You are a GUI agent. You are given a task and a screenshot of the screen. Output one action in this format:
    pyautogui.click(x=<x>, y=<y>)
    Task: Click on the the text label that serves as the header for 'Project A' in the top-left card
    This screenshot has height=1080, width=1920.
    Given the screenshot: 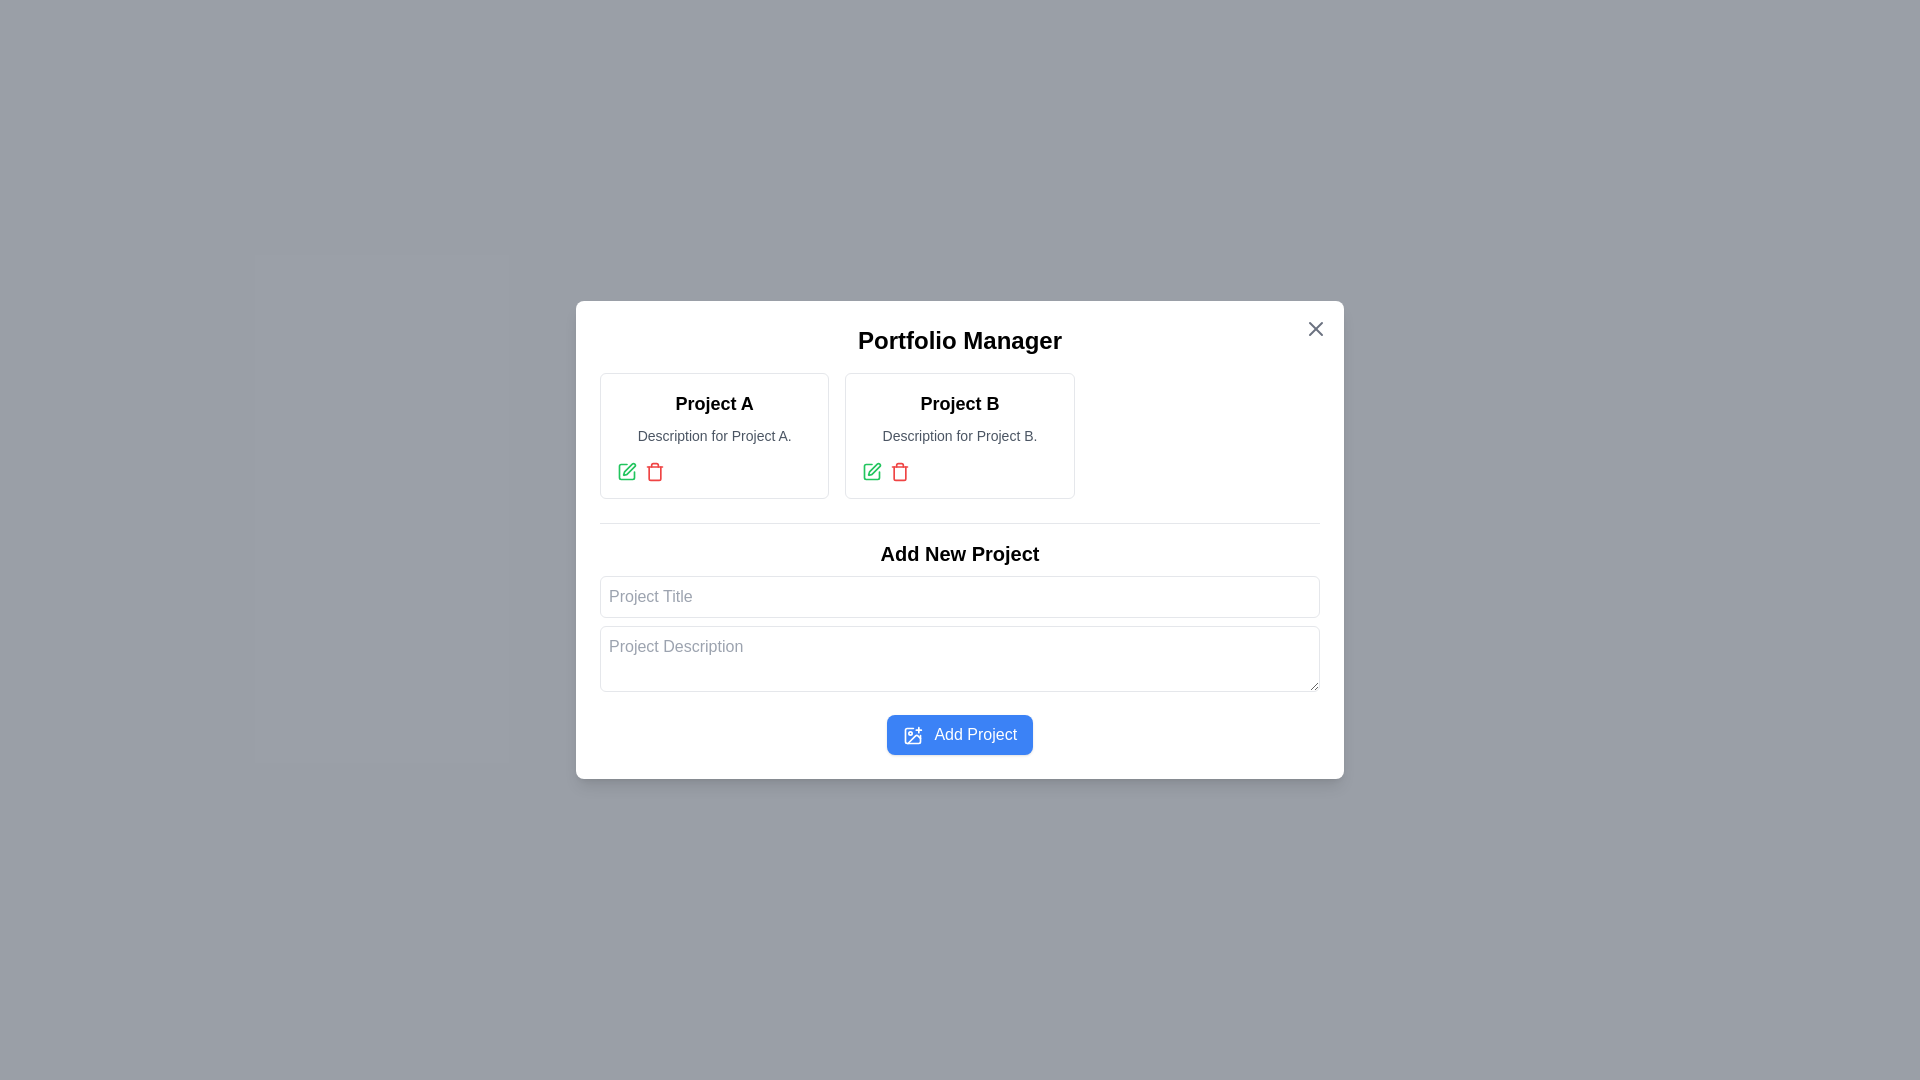 What is the action you would take?
    pyautogui.click(x=714, y=404)
    